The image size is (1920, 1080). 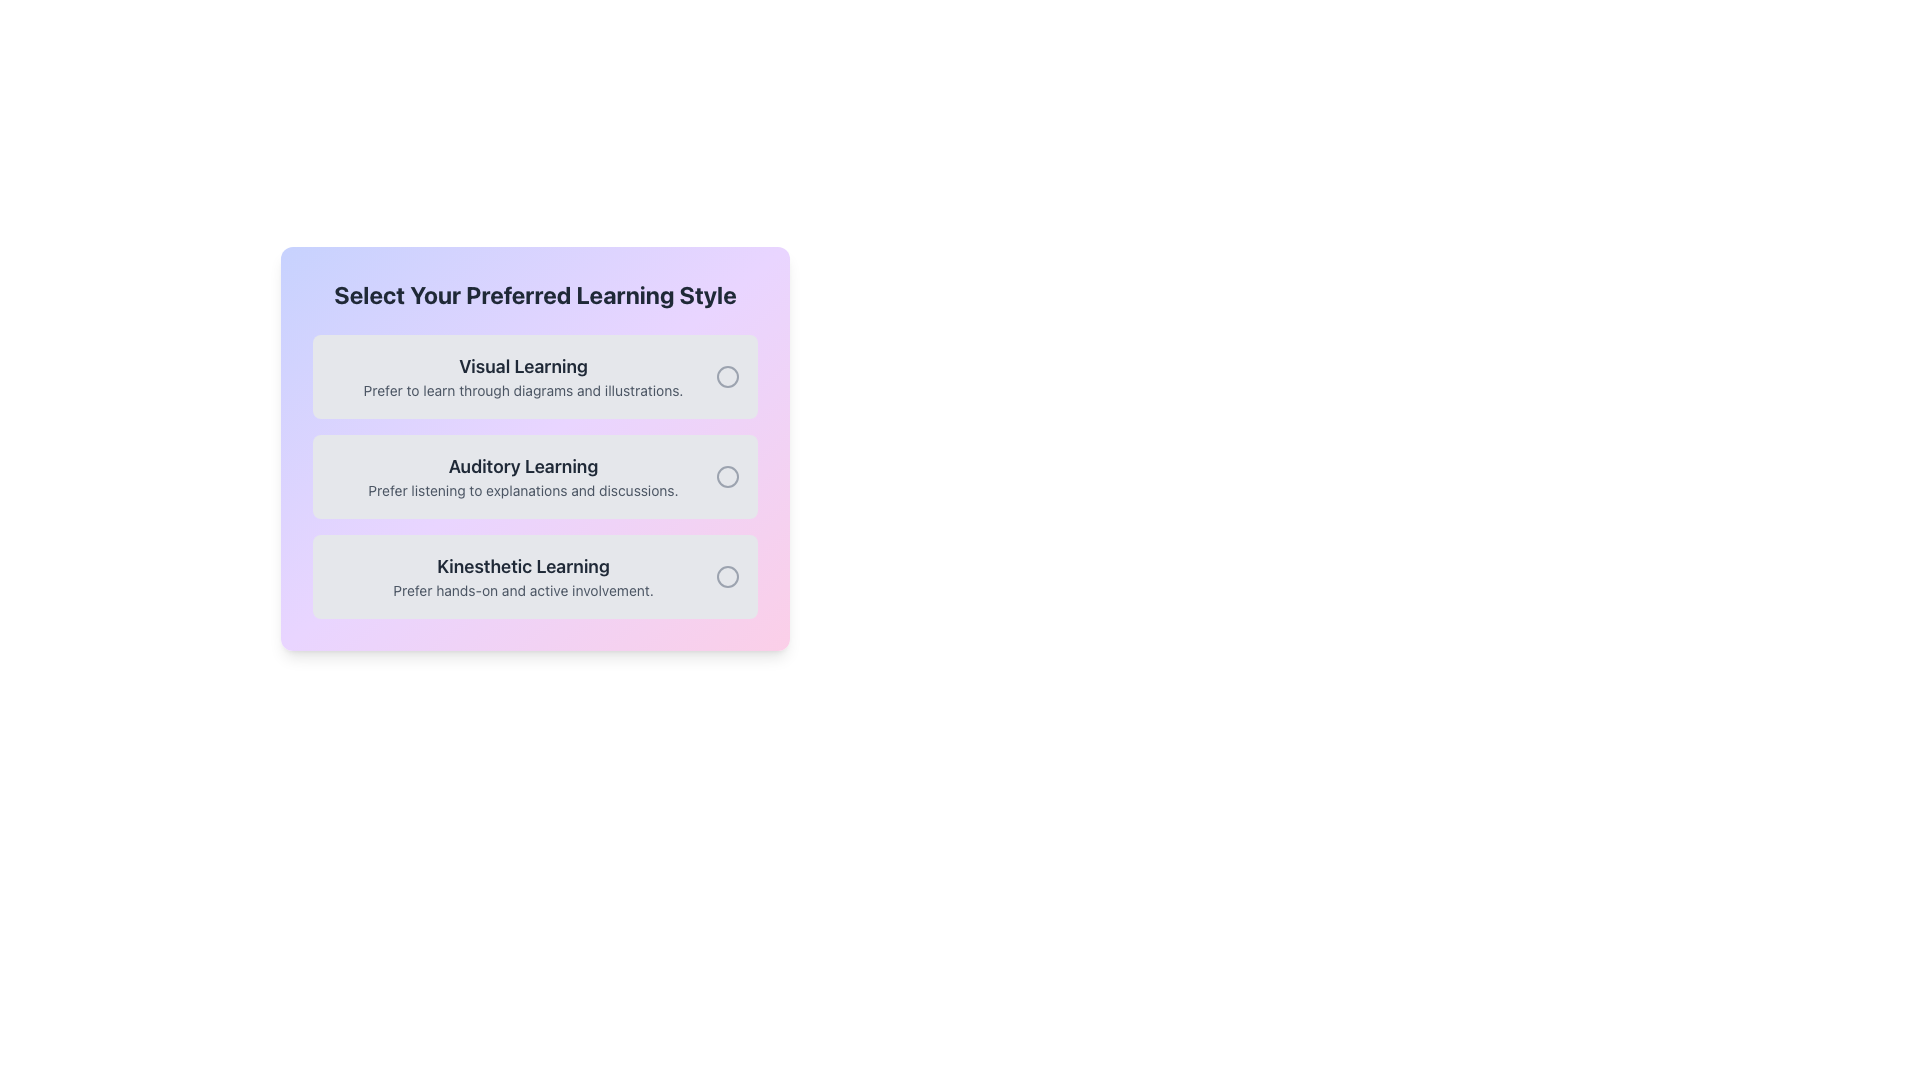 I want to click on the Text Label that provides details about the 'Auditory Learning' option, located beneath the heading 'Auditory Learning', so click(x=523, y=490).